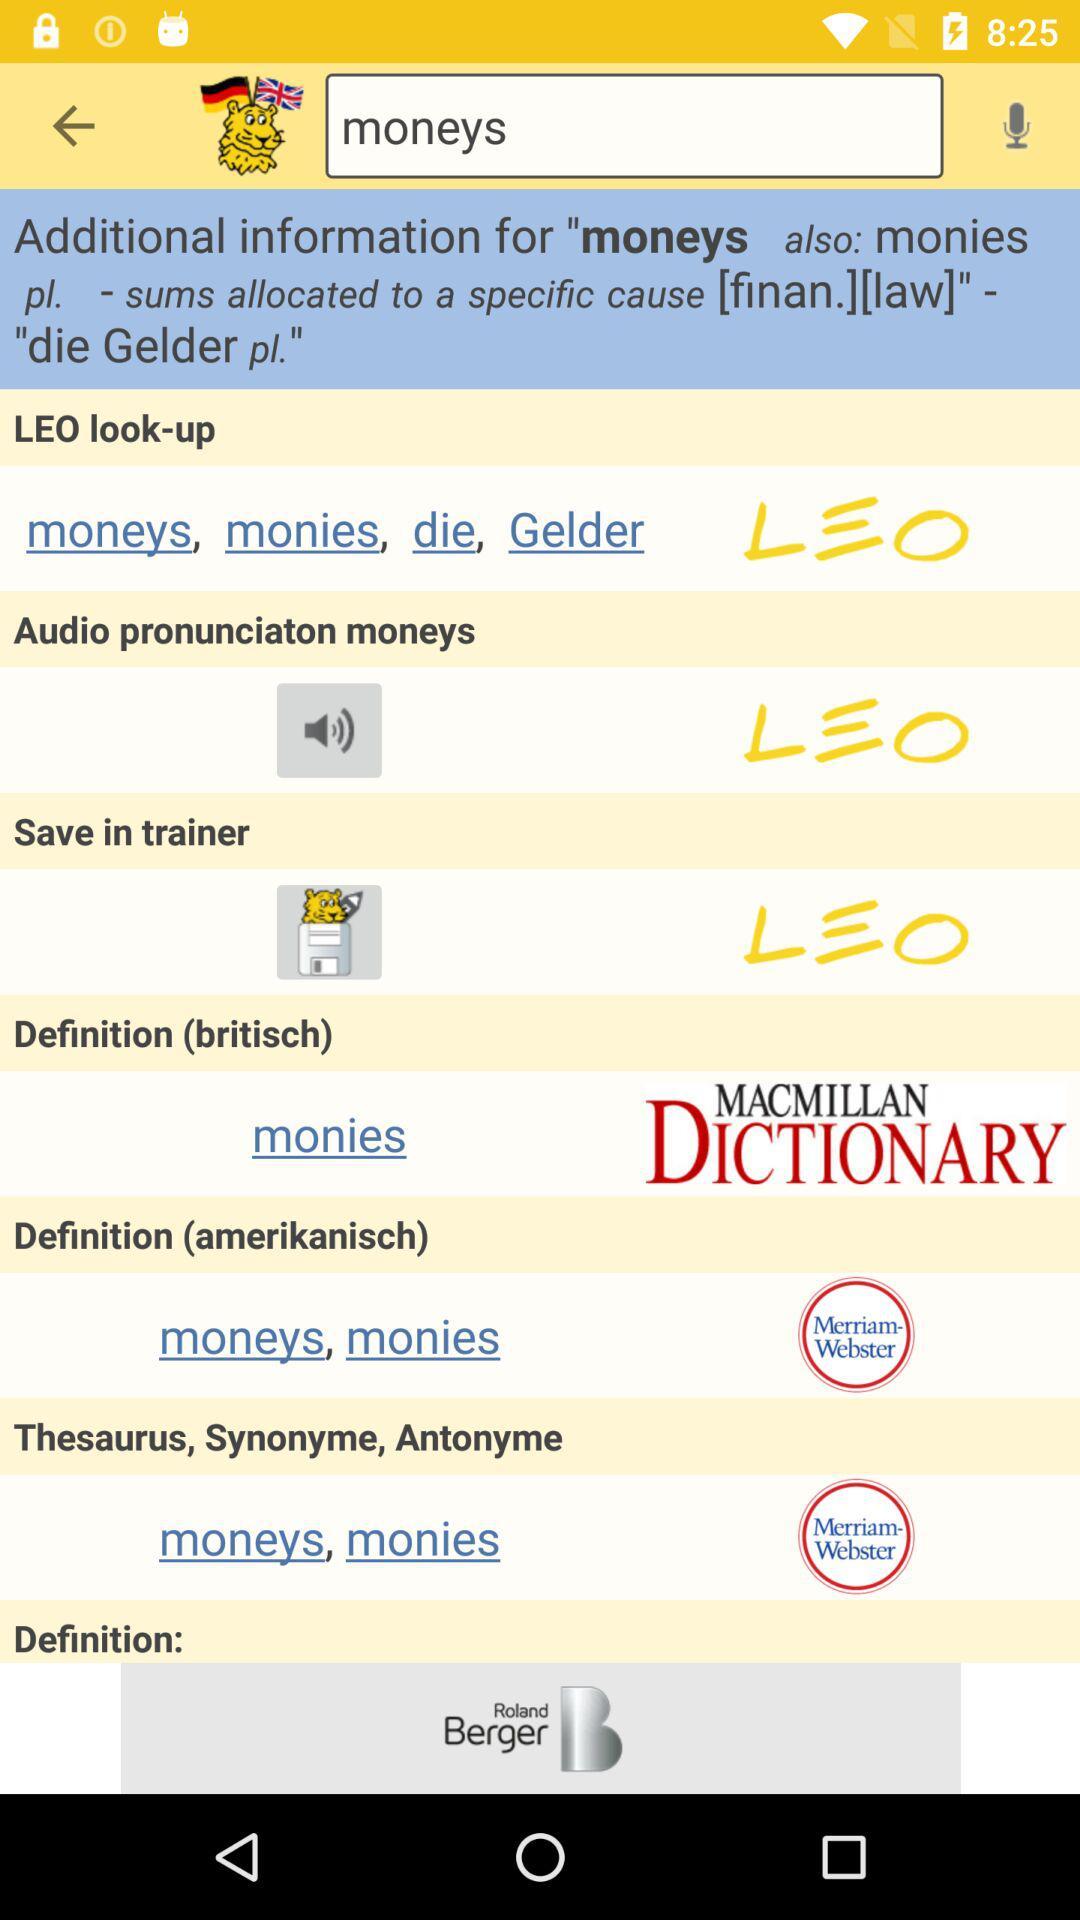  I want to click on merriam webster website, so click(855, 1536).